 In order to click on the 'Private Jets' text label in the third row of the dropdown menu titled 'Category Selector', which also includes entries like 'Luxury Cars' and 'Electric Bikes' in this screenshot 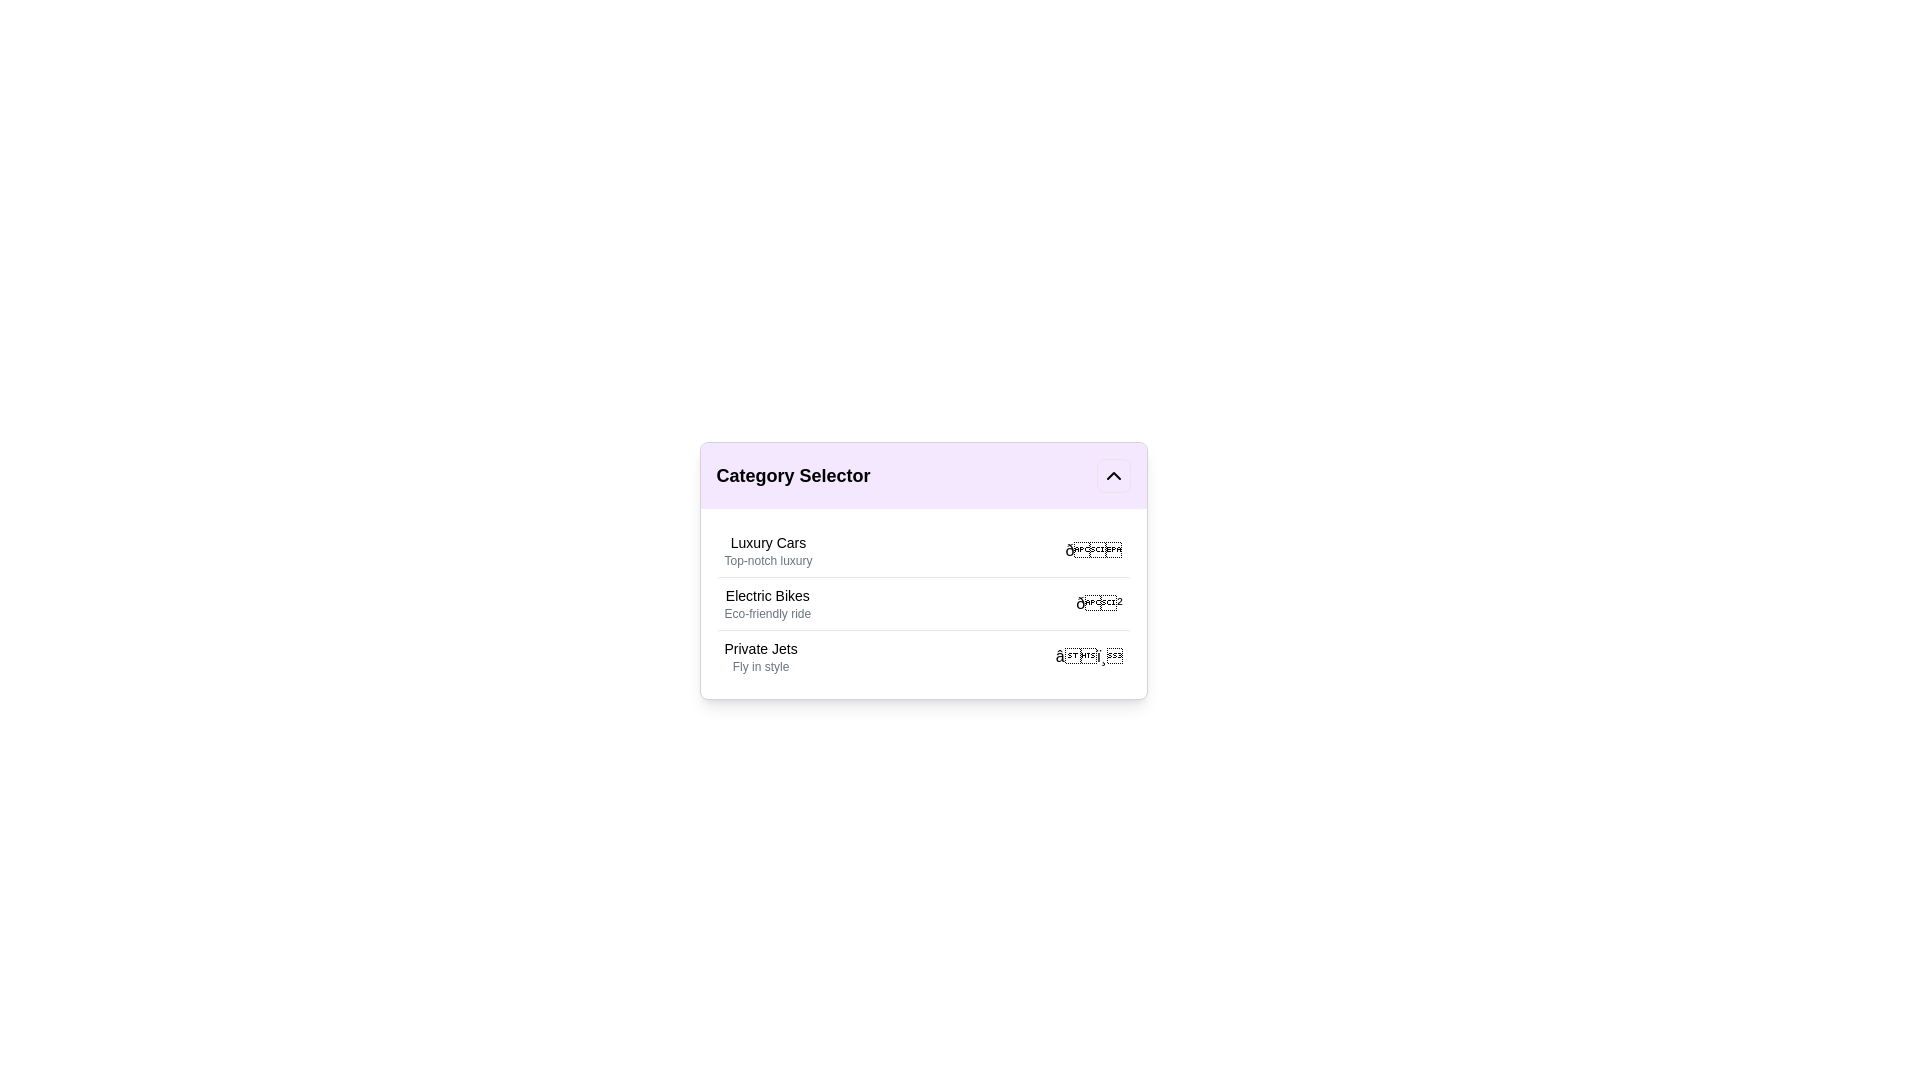, I will do `click(760, 648)`.